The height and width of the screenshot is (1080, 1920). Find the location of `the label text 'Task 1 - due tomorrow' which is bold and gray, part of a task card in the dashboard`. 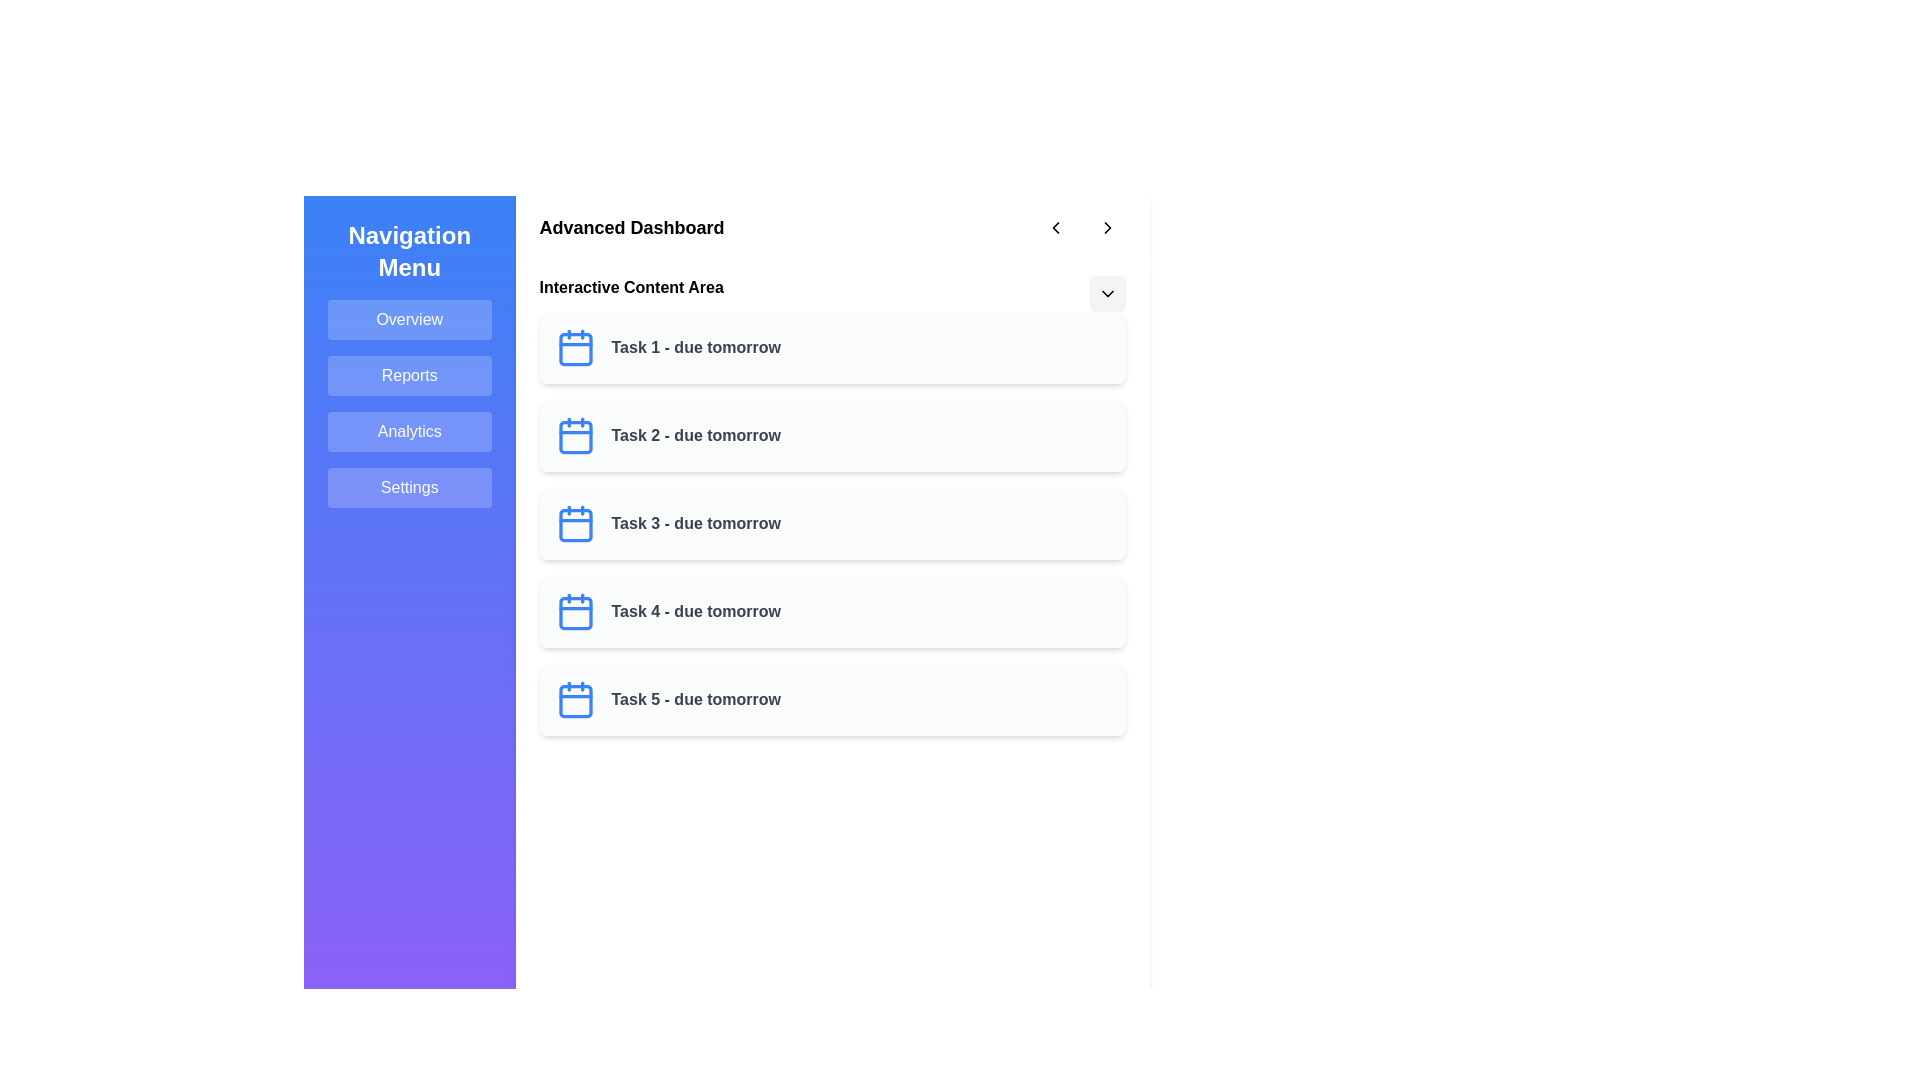

the label text 'Task 1 - due tomorrow' which is bold and gray, part of a task card in the dashboard is located at coordinates (696, 346).